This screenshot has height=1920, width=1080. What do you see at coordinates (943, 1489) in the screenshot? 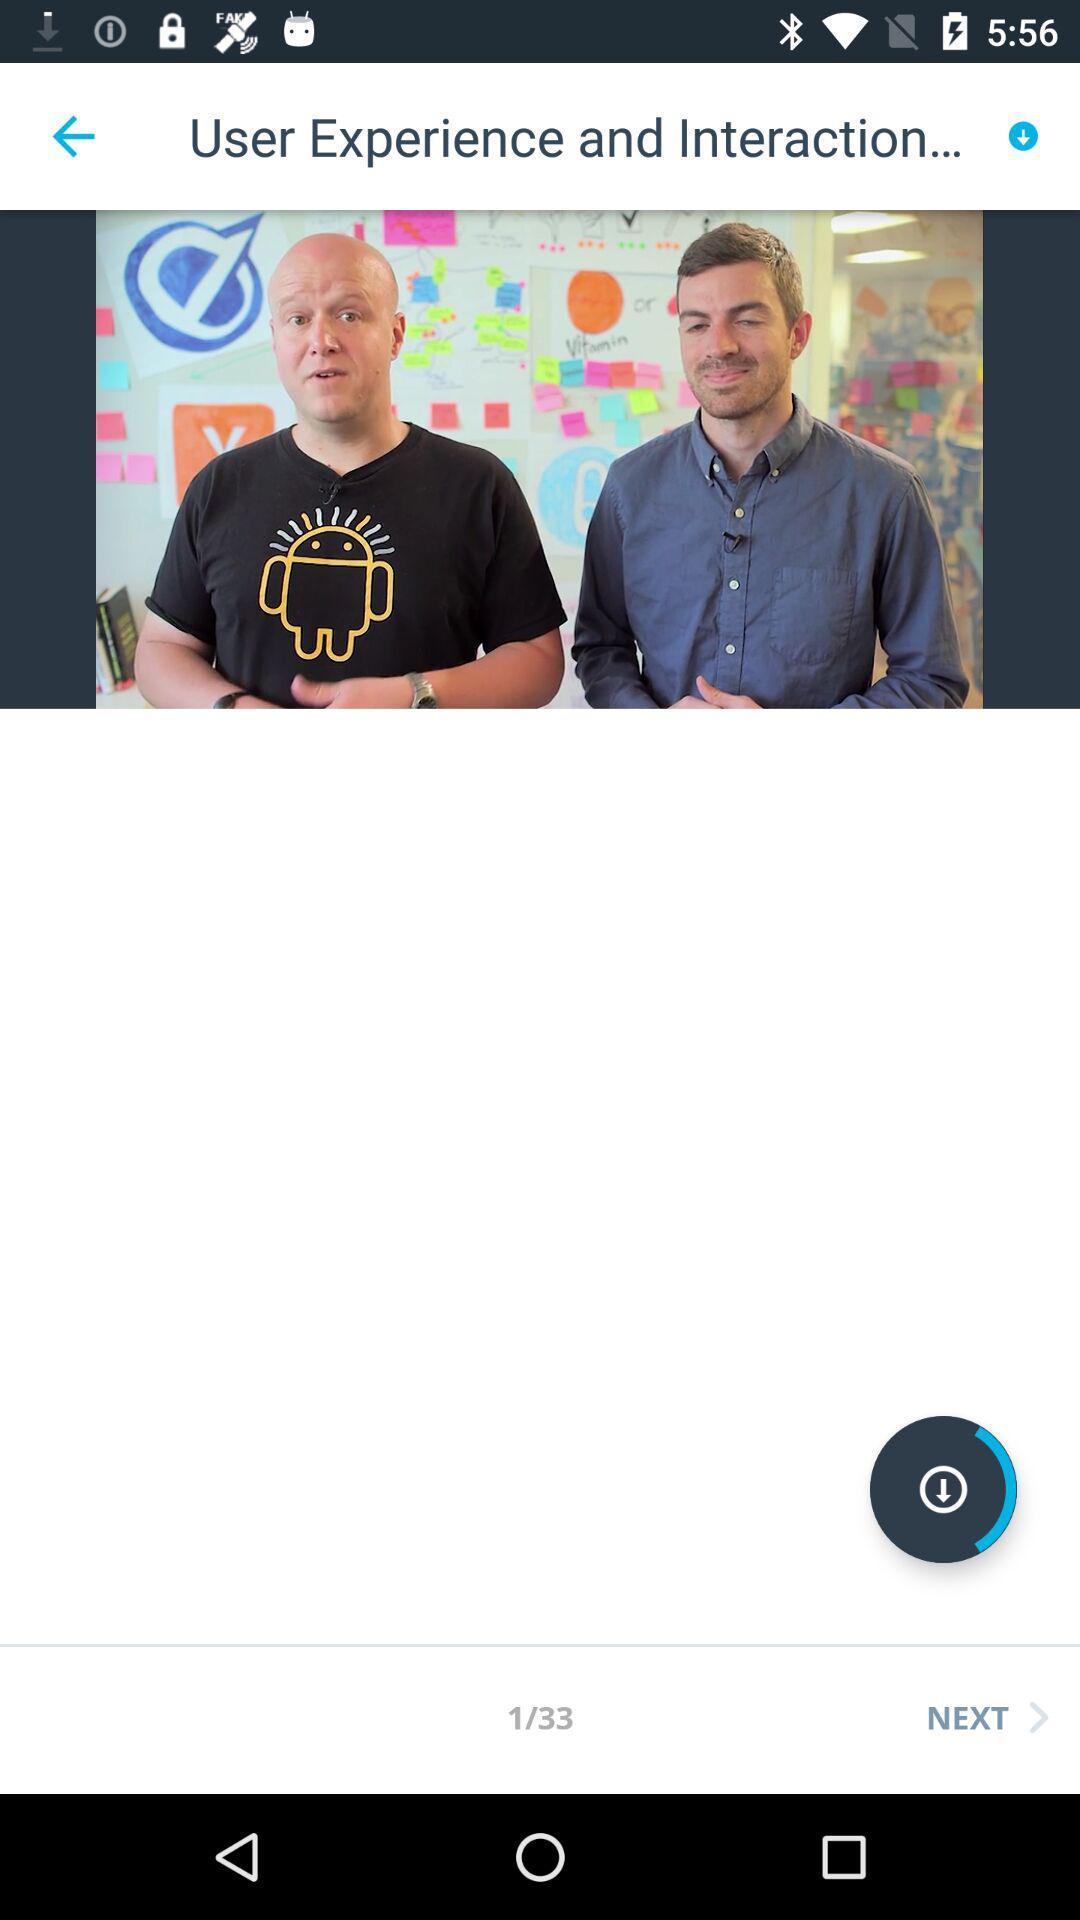
I see `the file_download icon` at bounding box center [943, 1489].